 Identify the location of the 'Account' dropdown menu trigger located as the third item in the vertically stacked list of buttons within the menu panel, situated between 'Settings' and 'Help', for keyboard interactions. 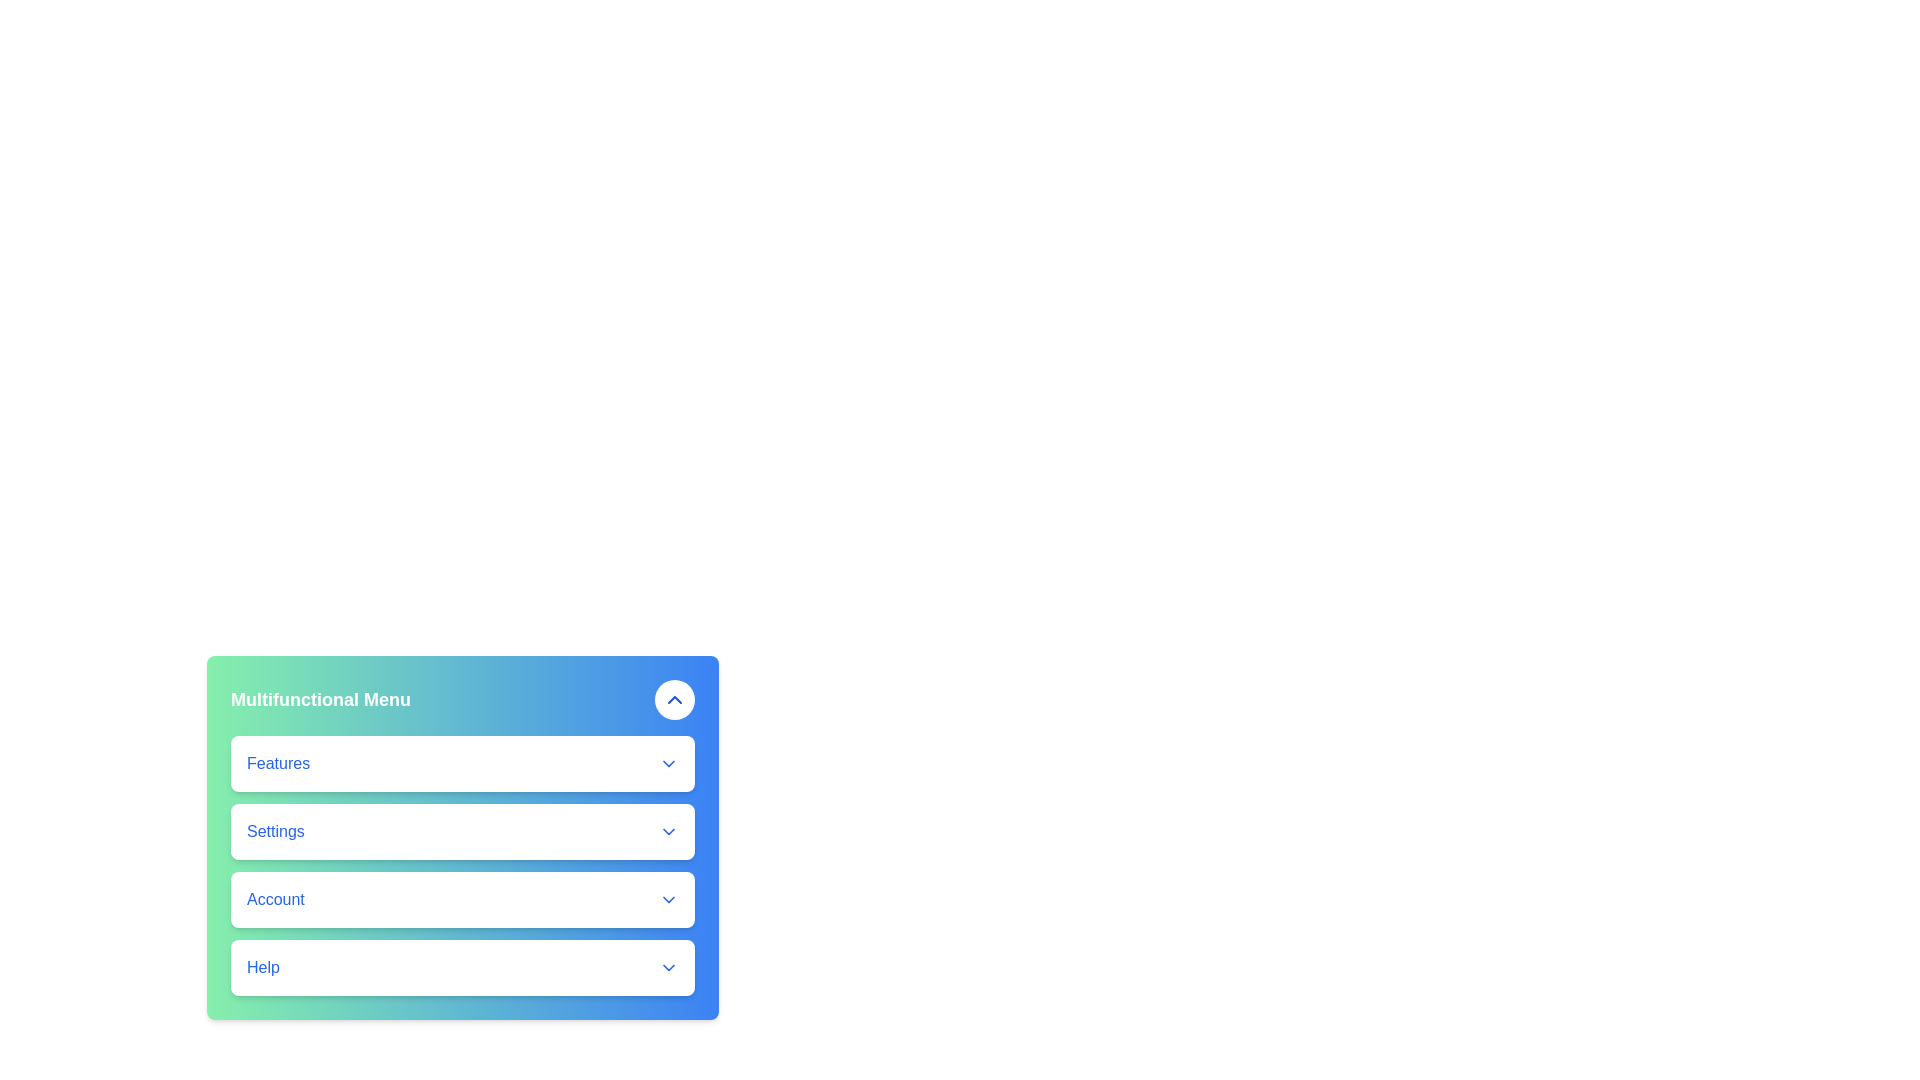
(461, 898).